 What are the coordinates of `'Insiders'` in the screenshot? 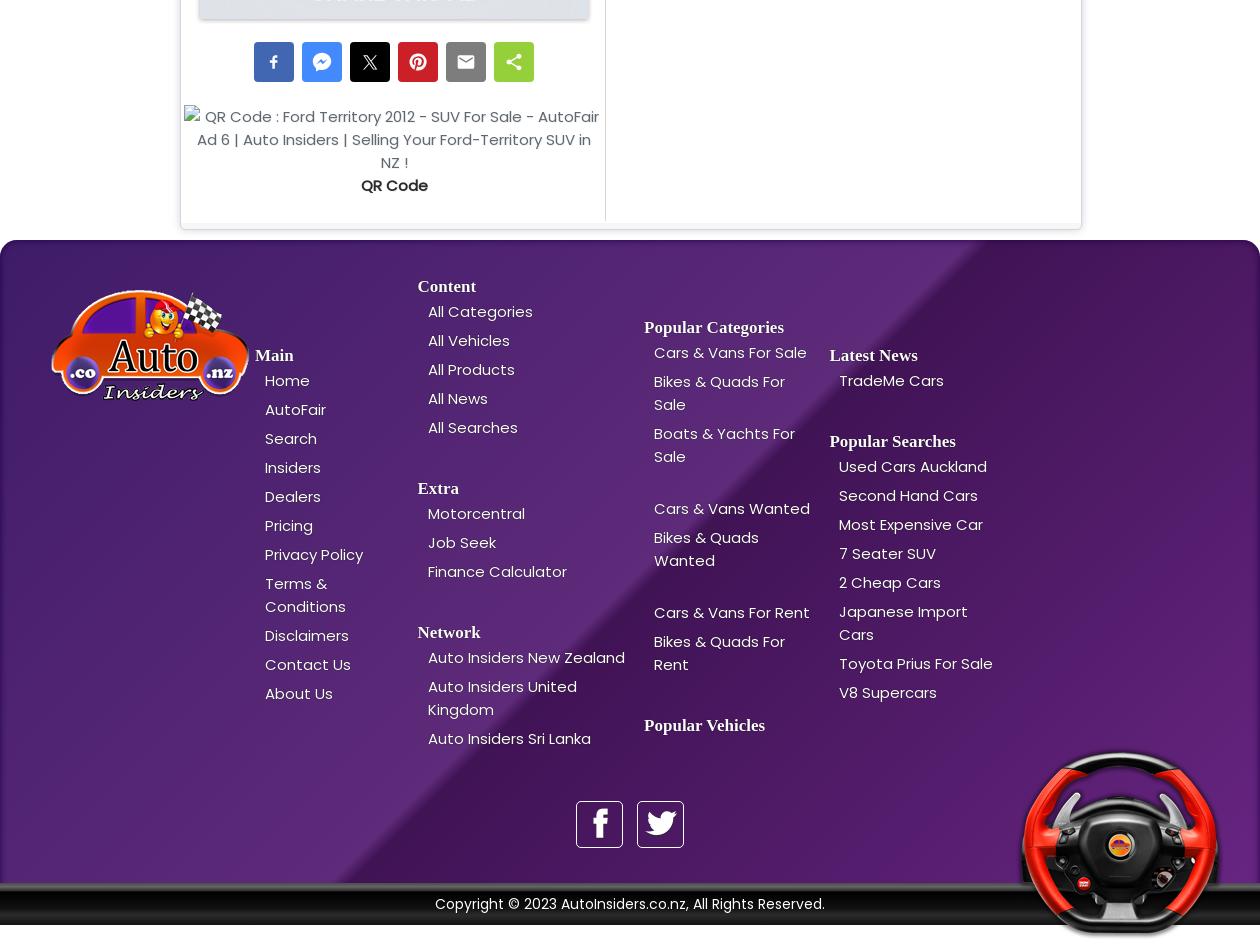 It's located at (264, 465).